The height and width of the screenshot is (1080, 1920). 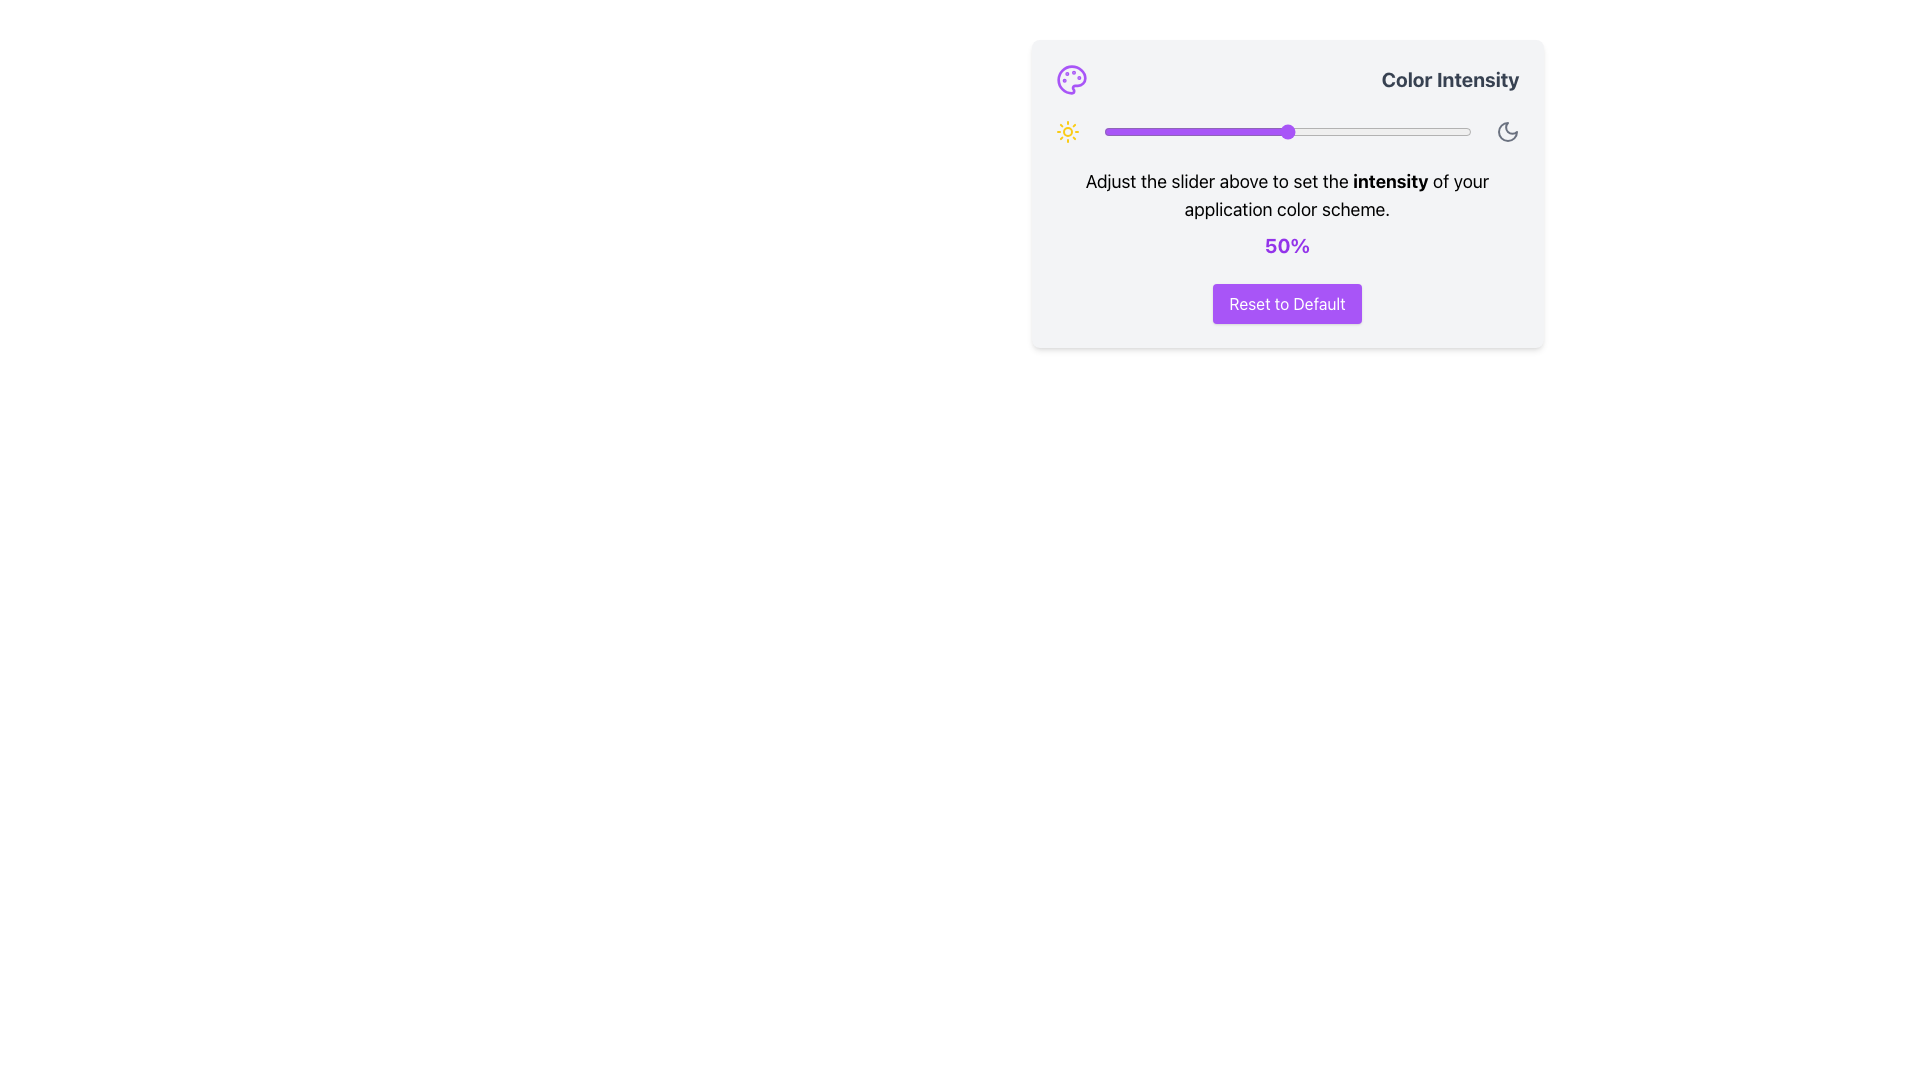 What do you see at coordinates (1070, 79) in the screenshot?
I see `the color intensity icon located on the left side of the header titled 'Color Intensity'` at bounding box center [1070, 79].